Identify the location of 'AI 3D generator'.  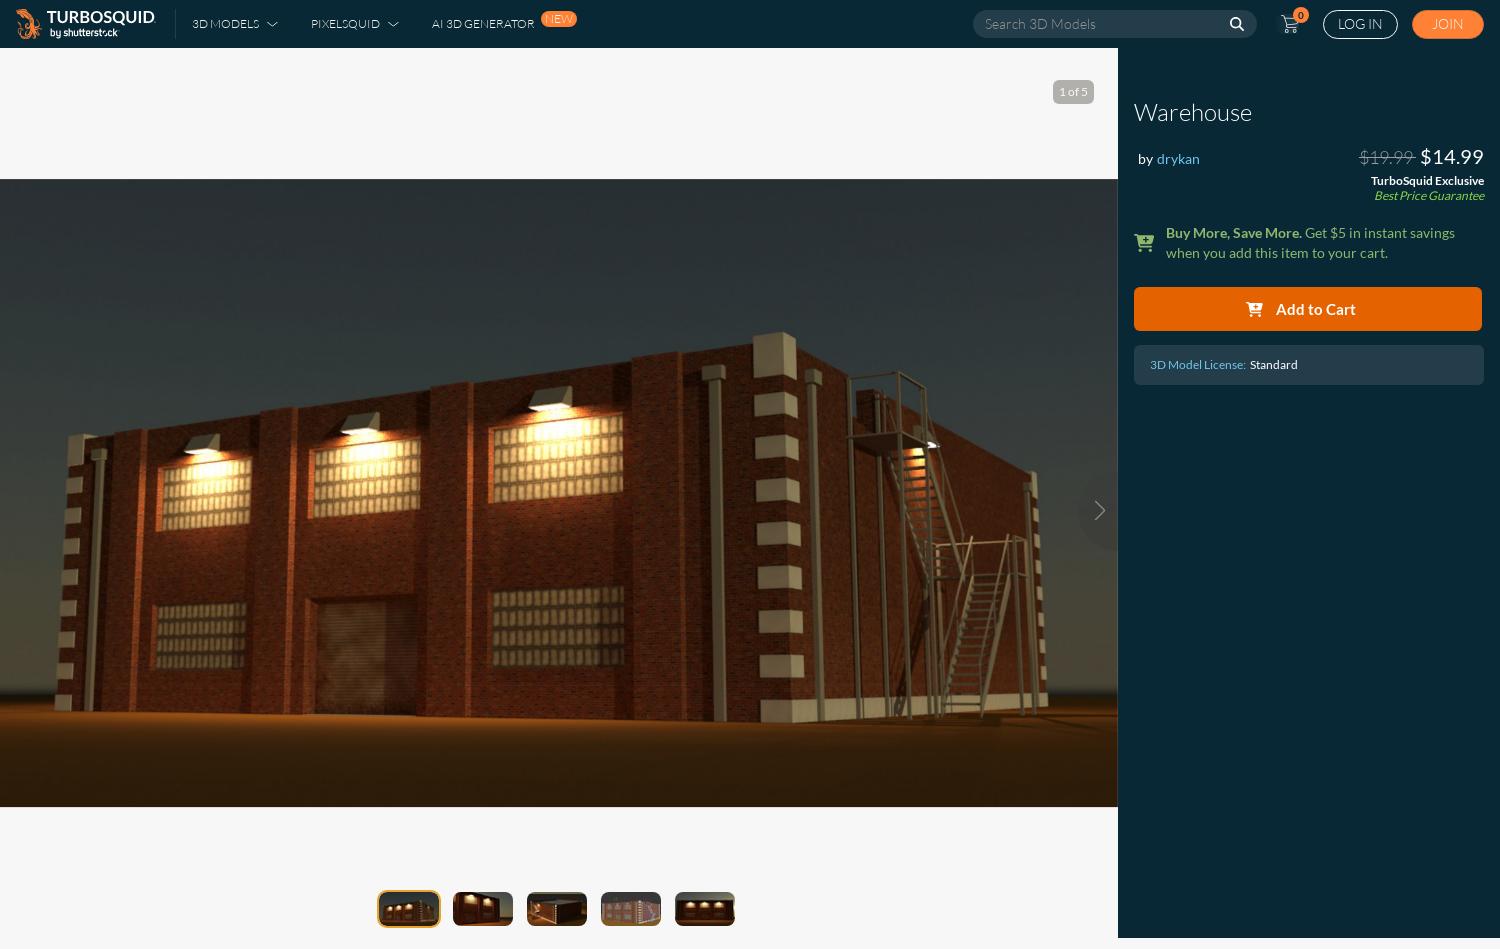
(431, 23).